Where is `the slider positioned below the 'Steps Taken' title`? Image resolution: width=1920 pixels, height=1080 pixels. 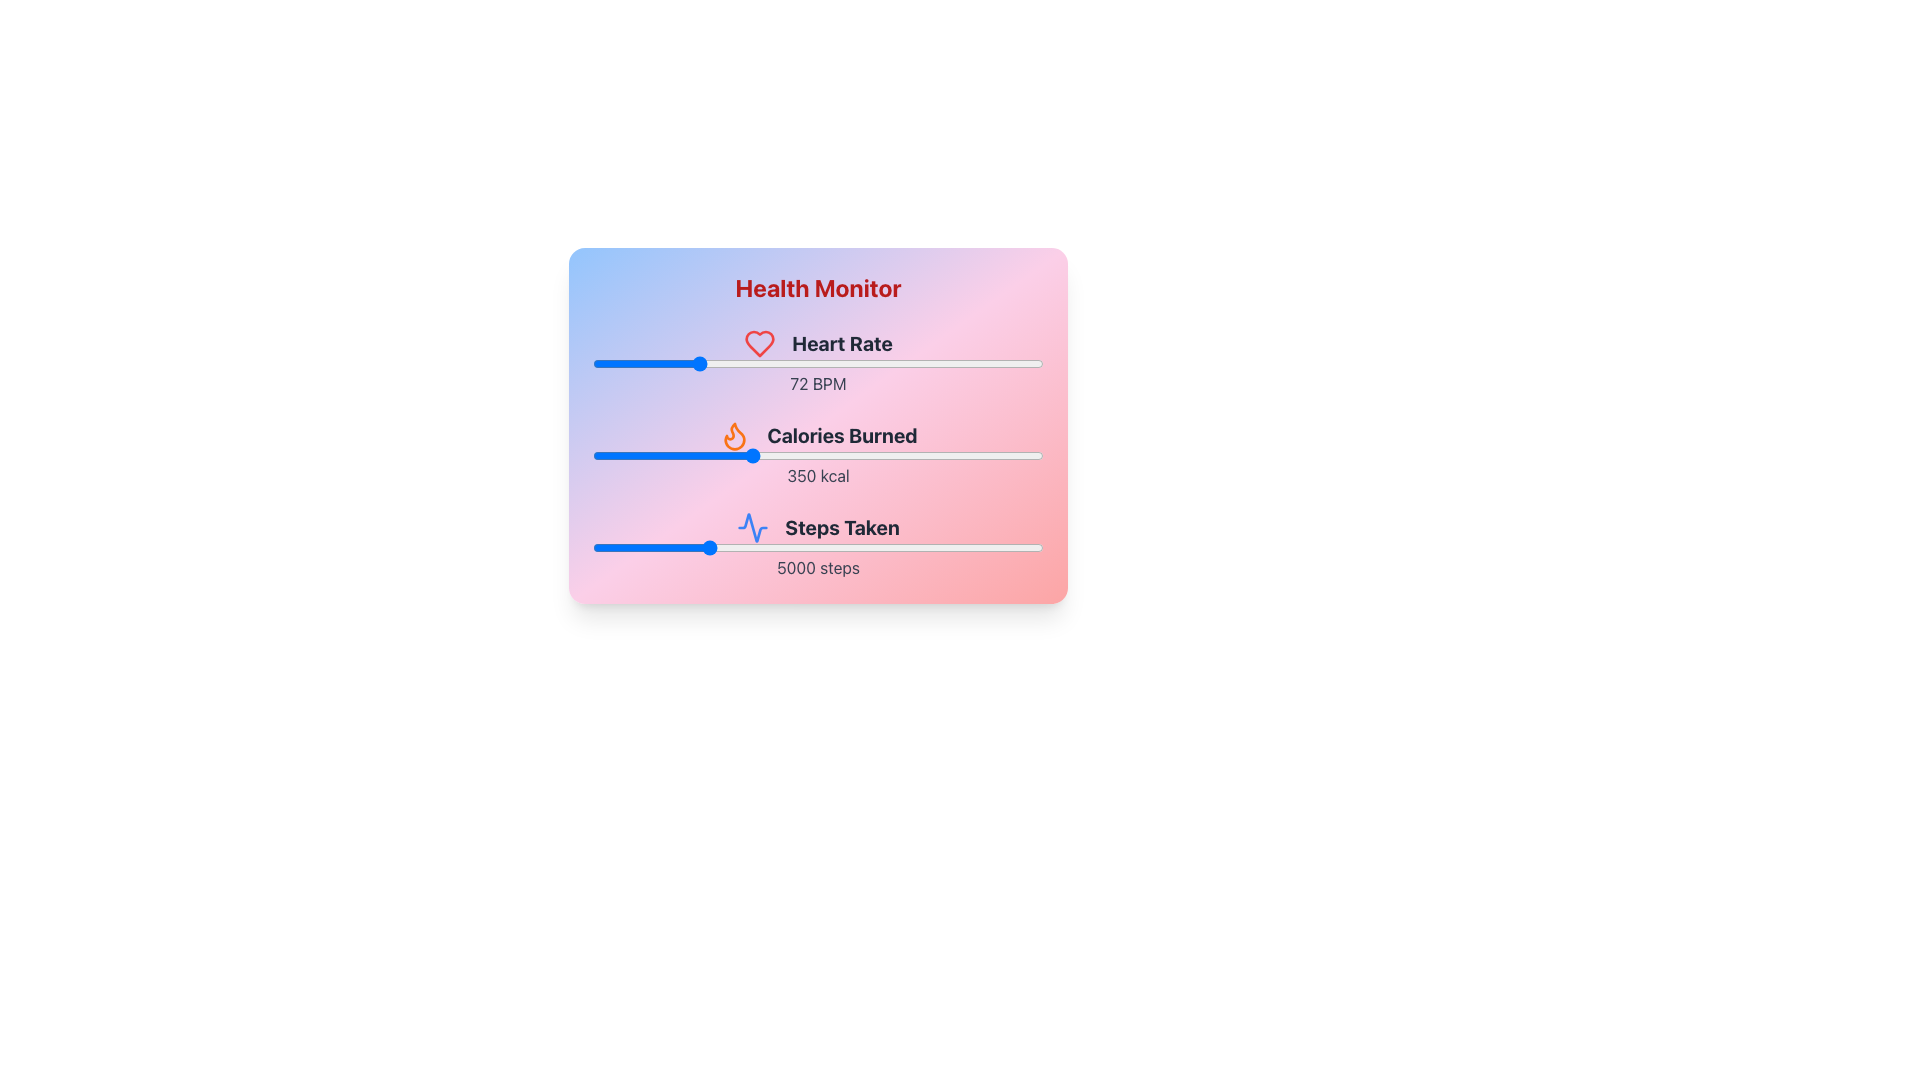 the slider positioned below the 'Steps Taken' title is located at coordinates (818, 547).